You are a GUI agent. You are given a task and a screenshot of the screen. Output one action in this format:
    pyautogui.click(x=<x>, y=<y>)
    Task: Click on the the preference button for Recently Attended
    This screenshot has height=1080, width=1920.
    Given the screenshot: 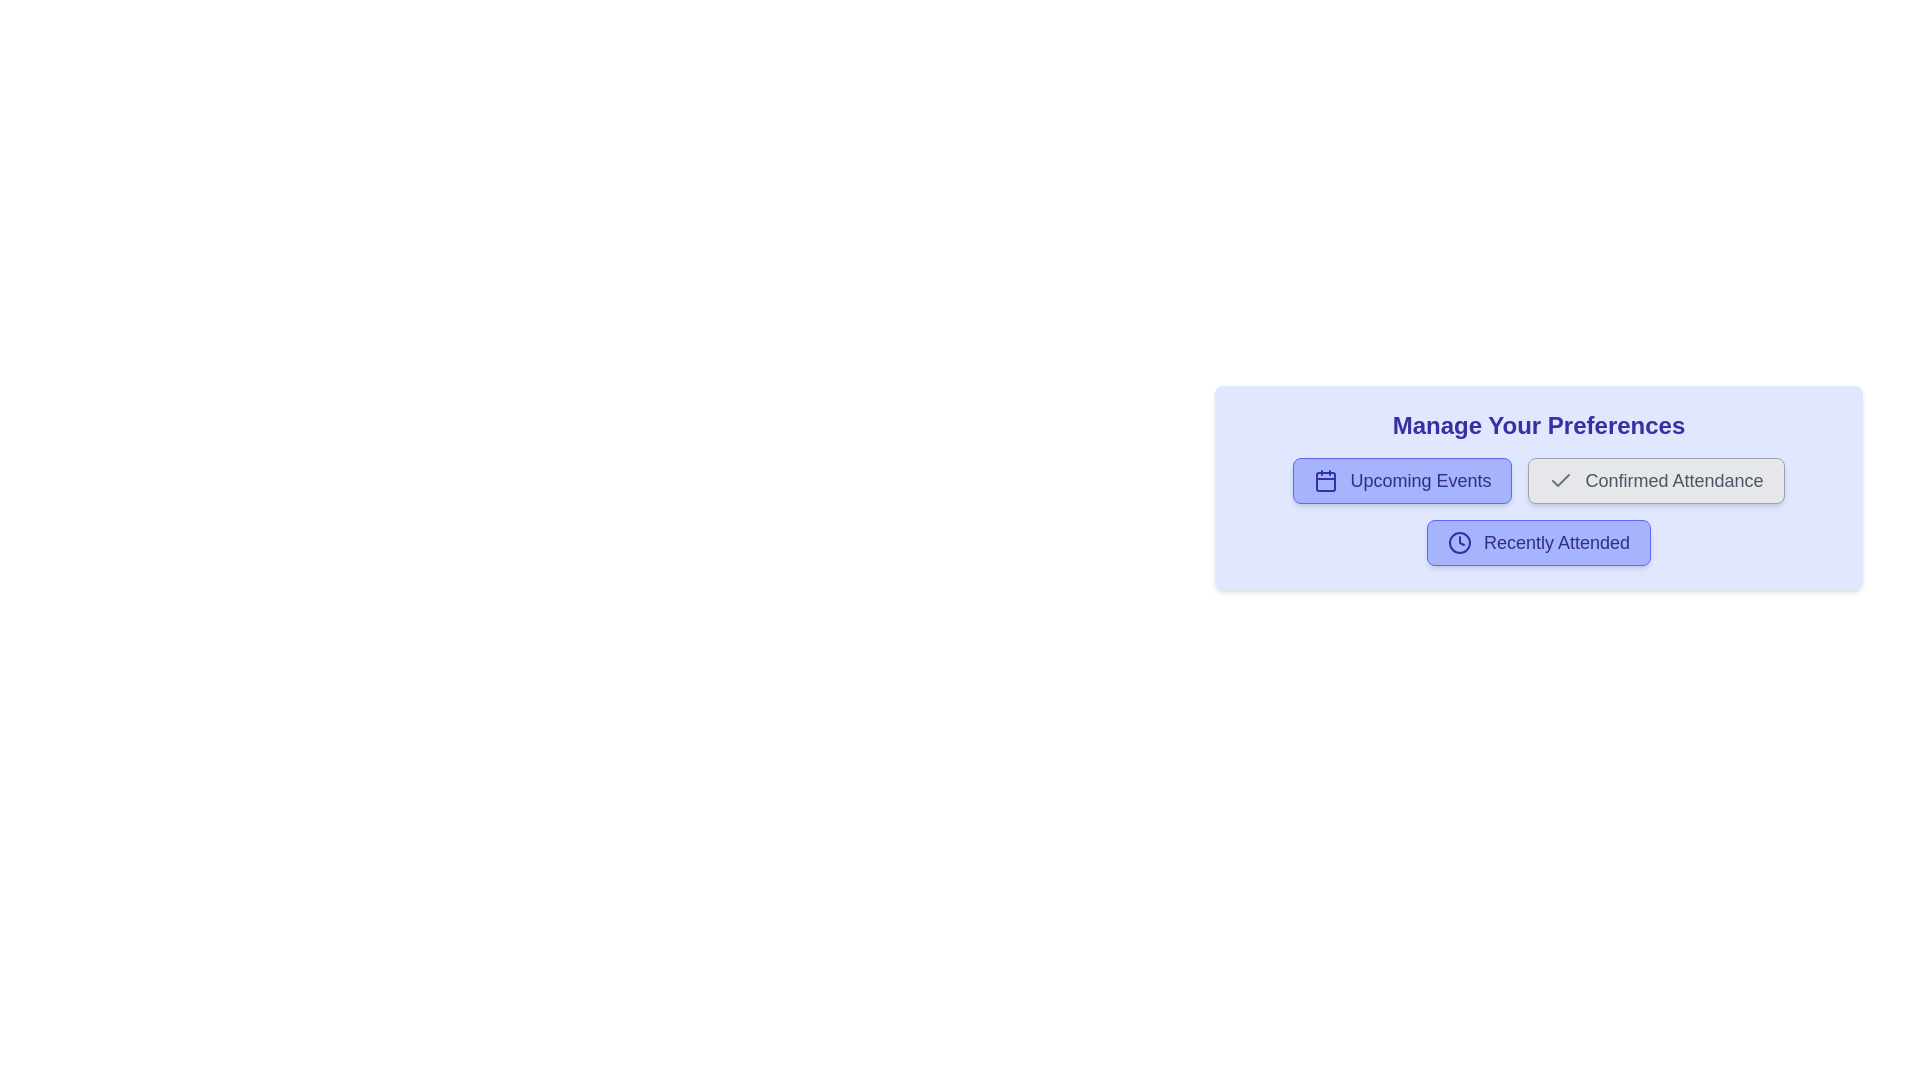 What is the action you would take?
    pyautogui.click(x=1538, y=543)
    